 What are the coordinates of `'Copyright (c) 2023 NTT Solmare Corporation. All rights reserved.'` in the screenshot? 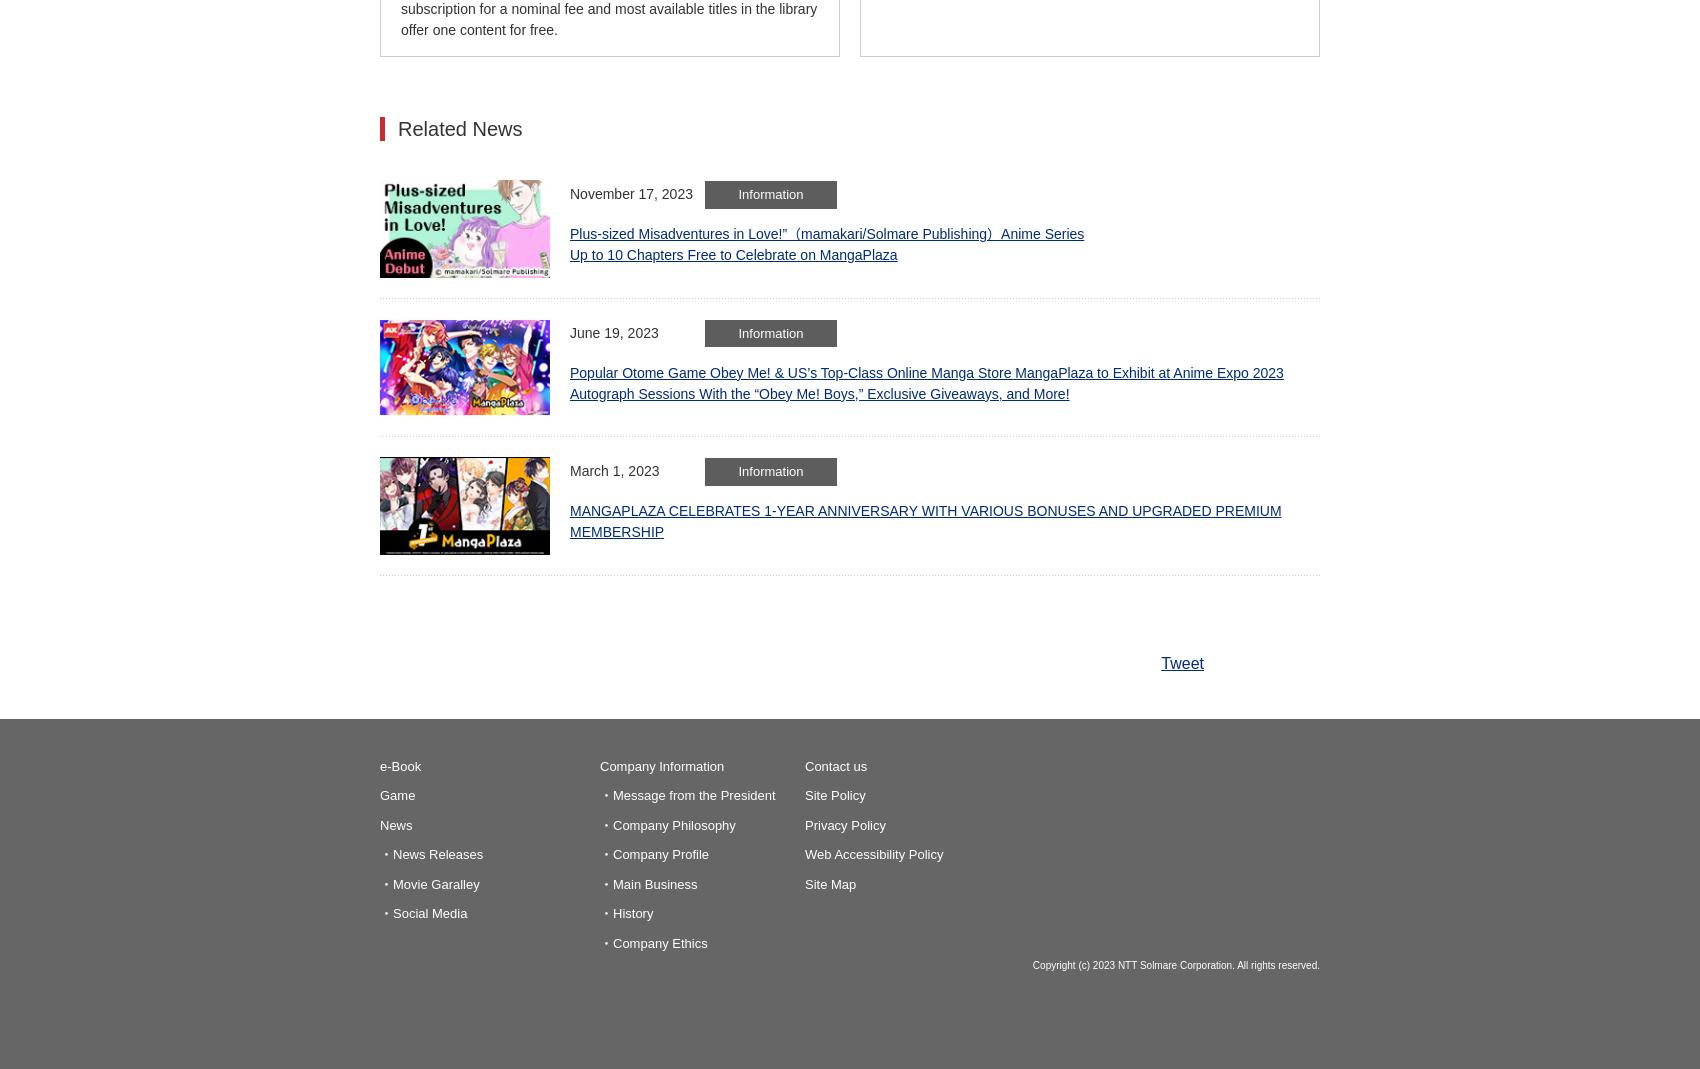 It's located at (1175, 965).